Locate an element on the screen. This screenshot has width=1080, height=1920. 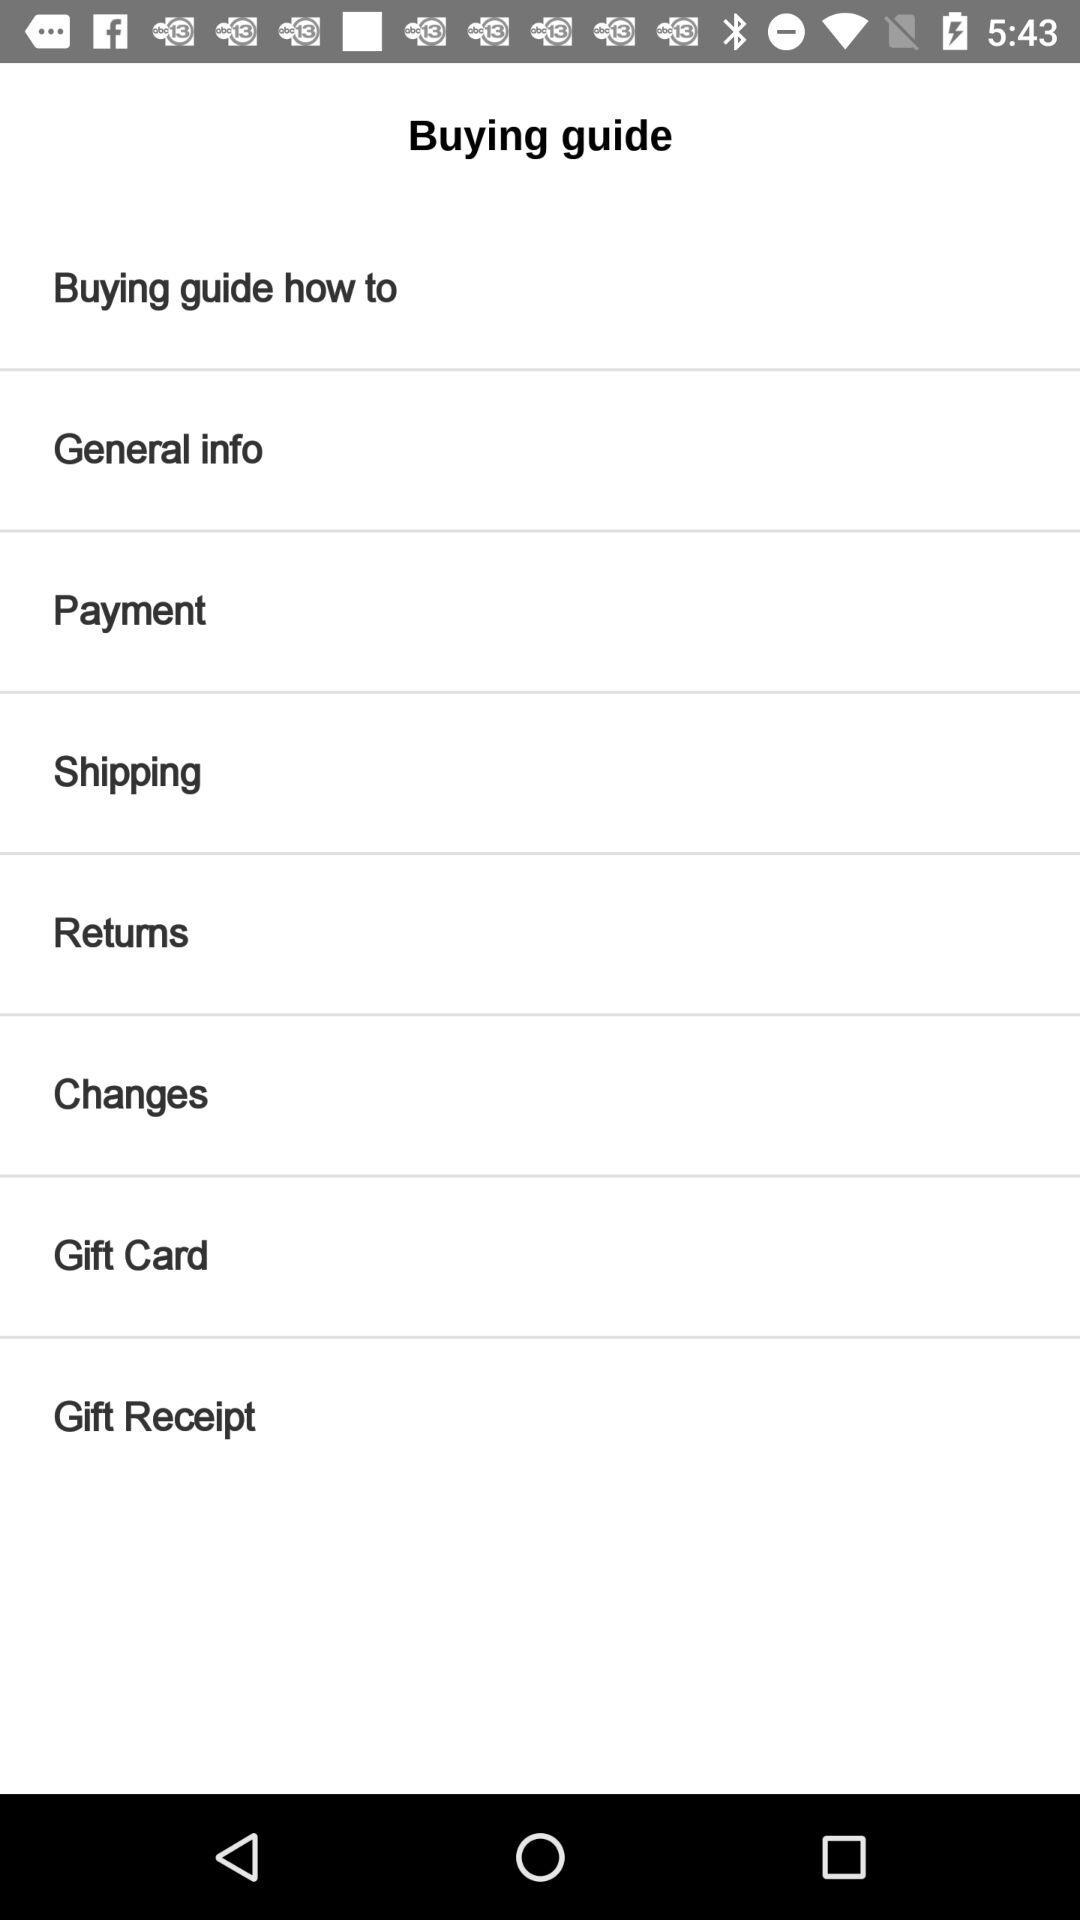
the gift card item is located at coordinates (540, 1255).